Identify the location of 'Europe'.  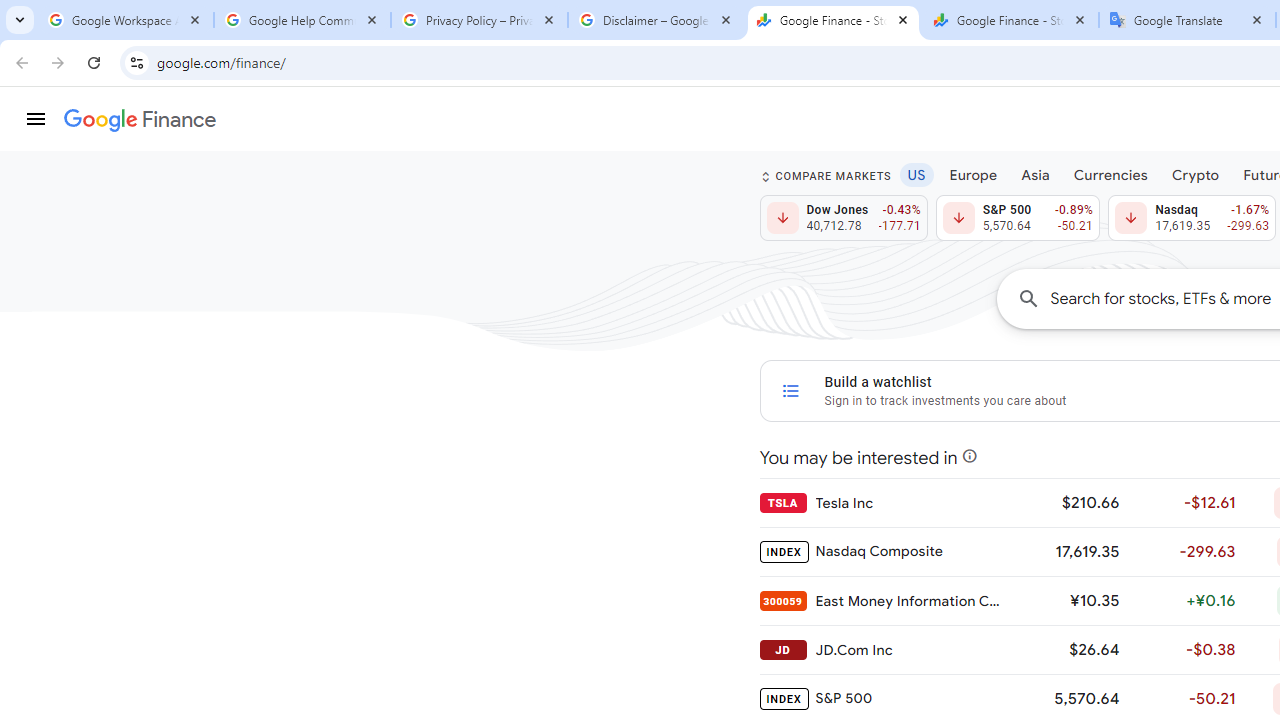
(973, 173).